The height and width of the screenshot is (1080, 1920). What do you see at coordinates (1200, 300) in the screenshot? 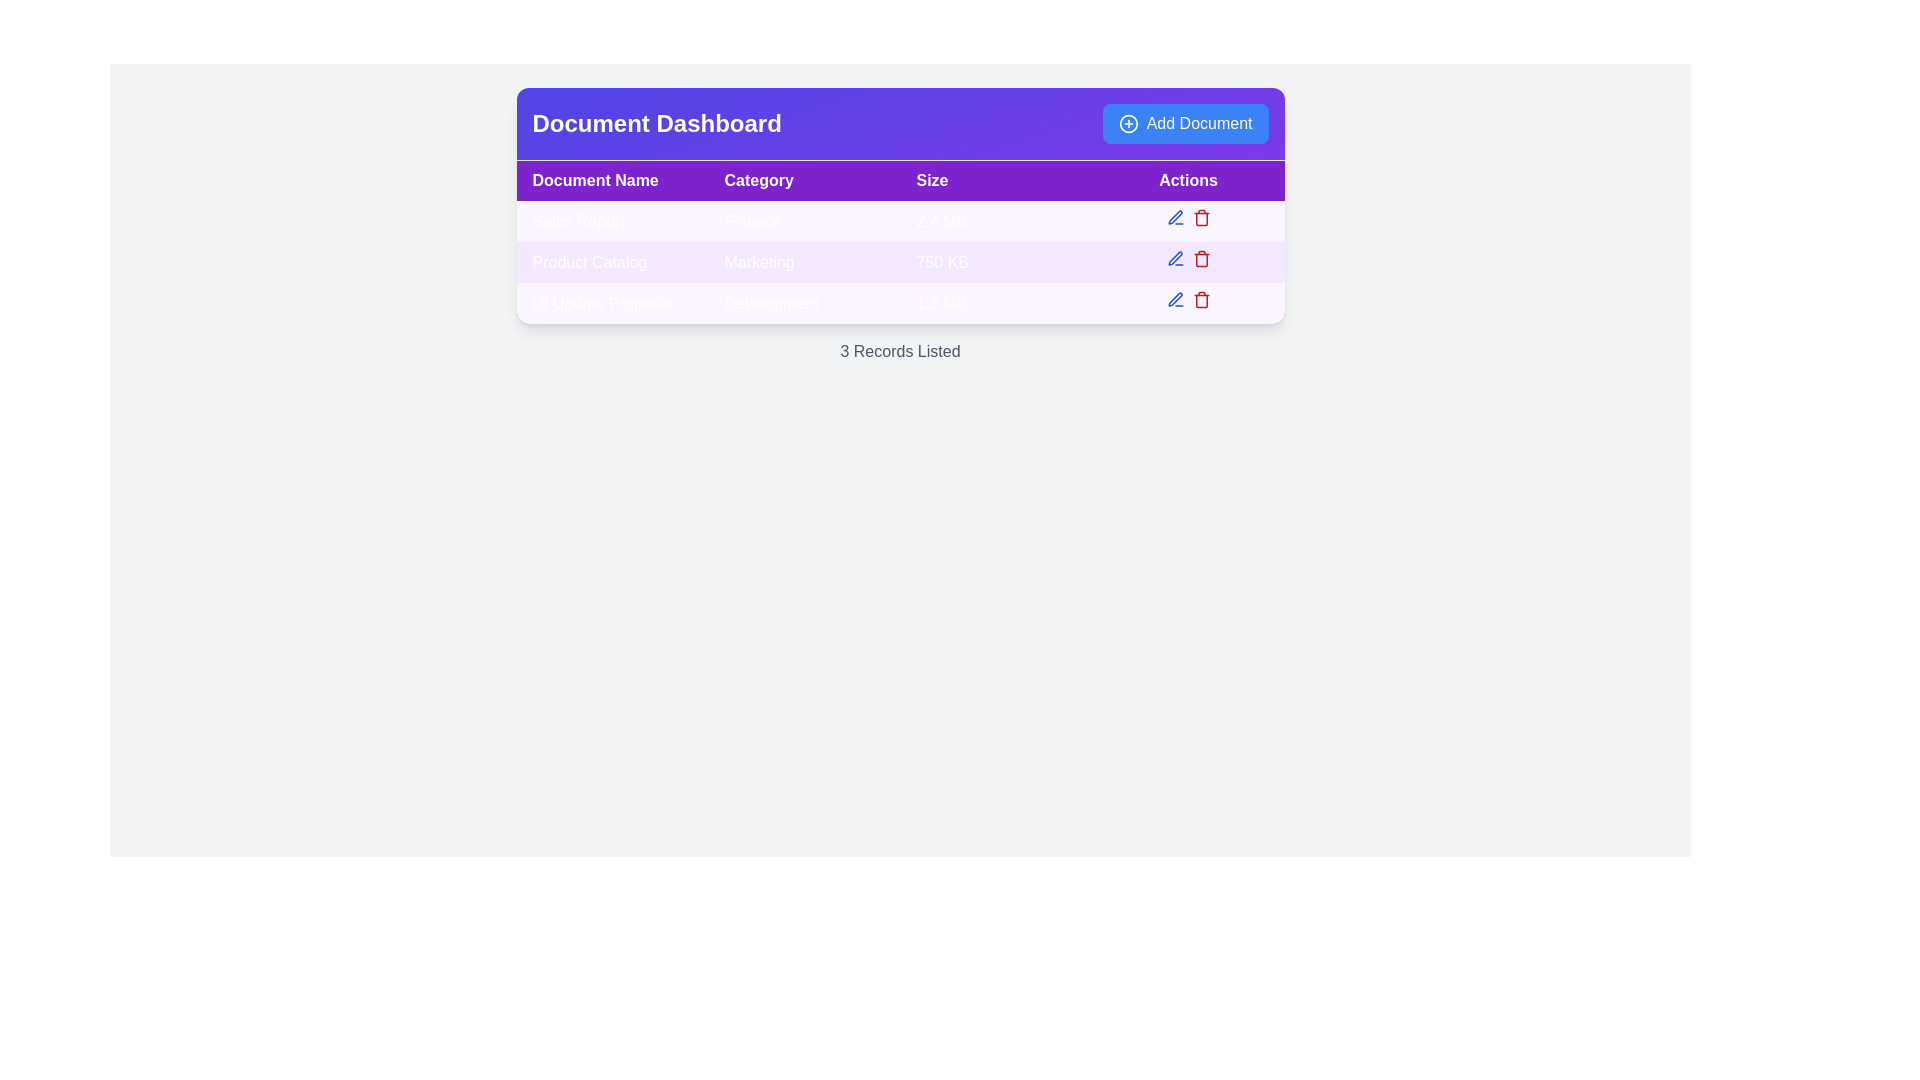
I see `the trash bin icon located at the far-right position within the 'Actions' column of the last row of the table` at bounding box center [1200, 300].